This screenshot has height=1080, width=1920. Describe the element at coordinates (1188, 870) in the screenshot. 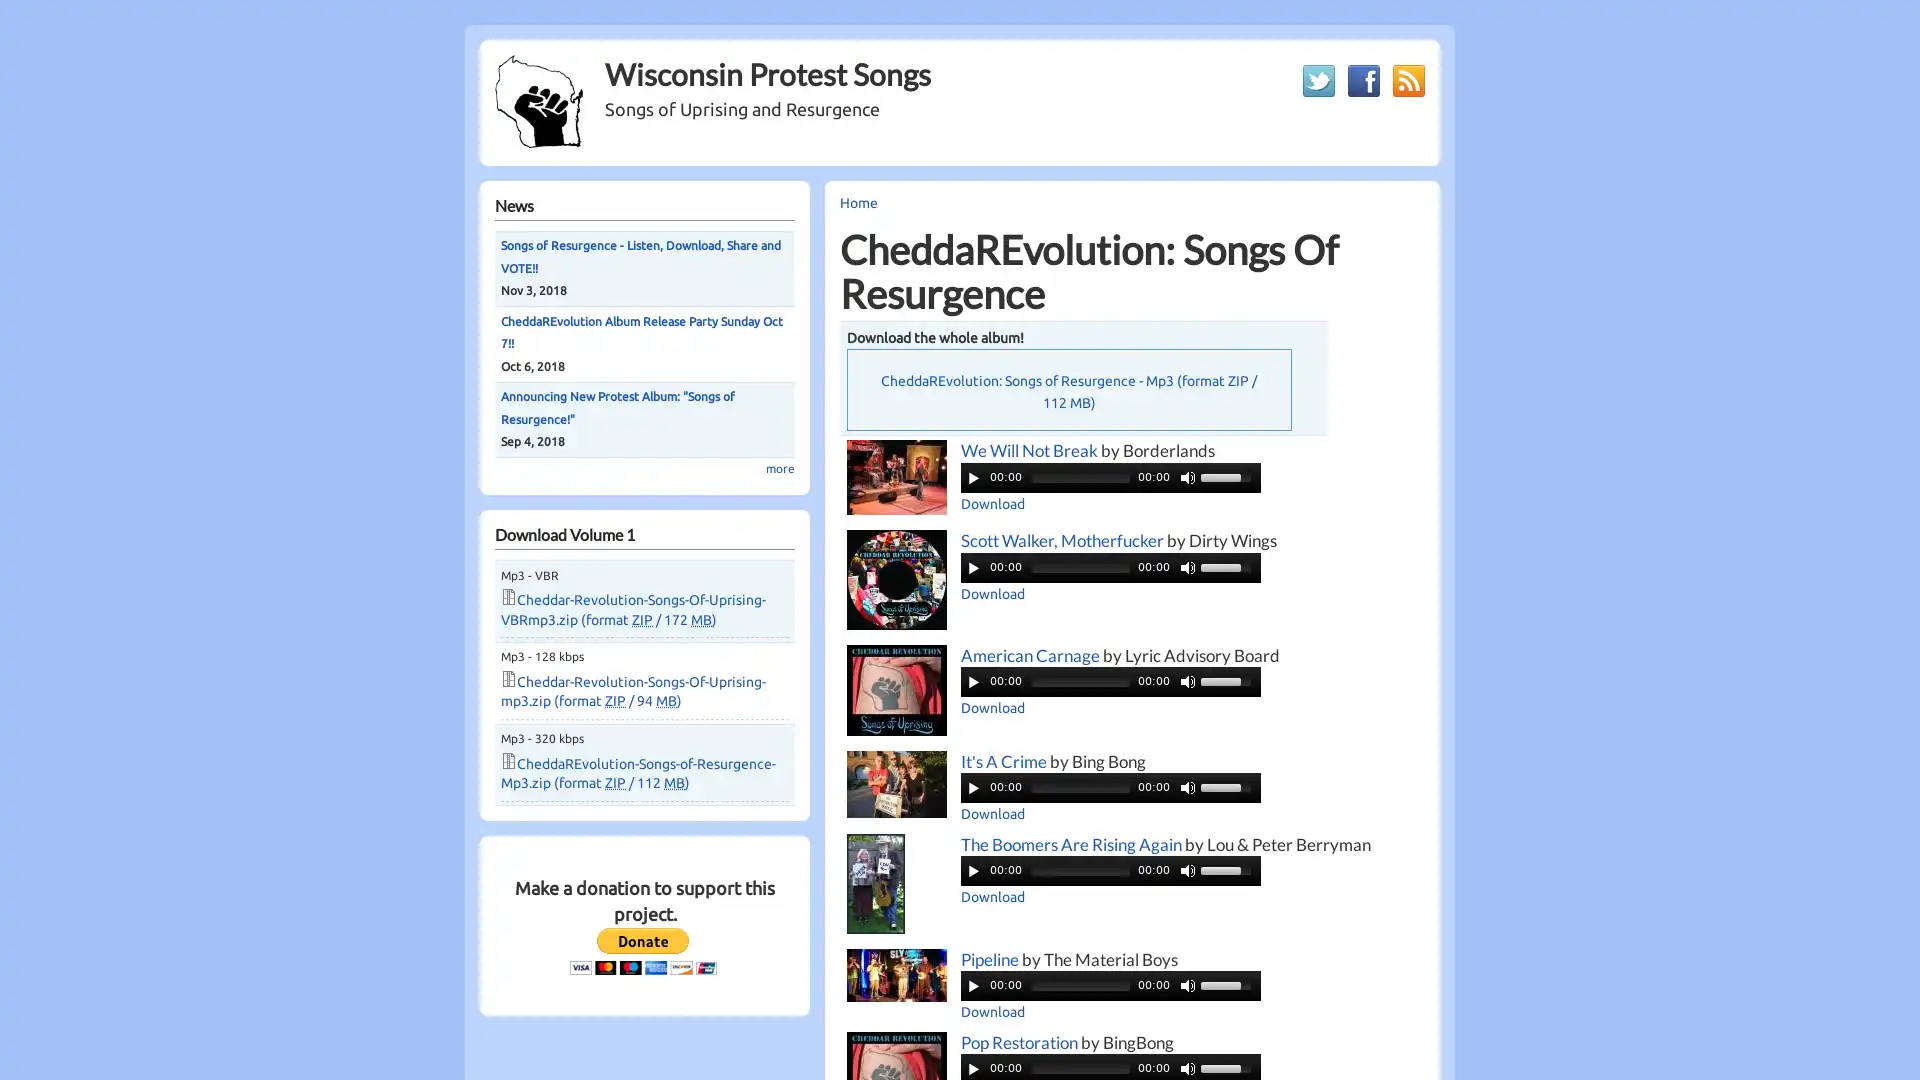

I see `Mute Toggle` at that location.